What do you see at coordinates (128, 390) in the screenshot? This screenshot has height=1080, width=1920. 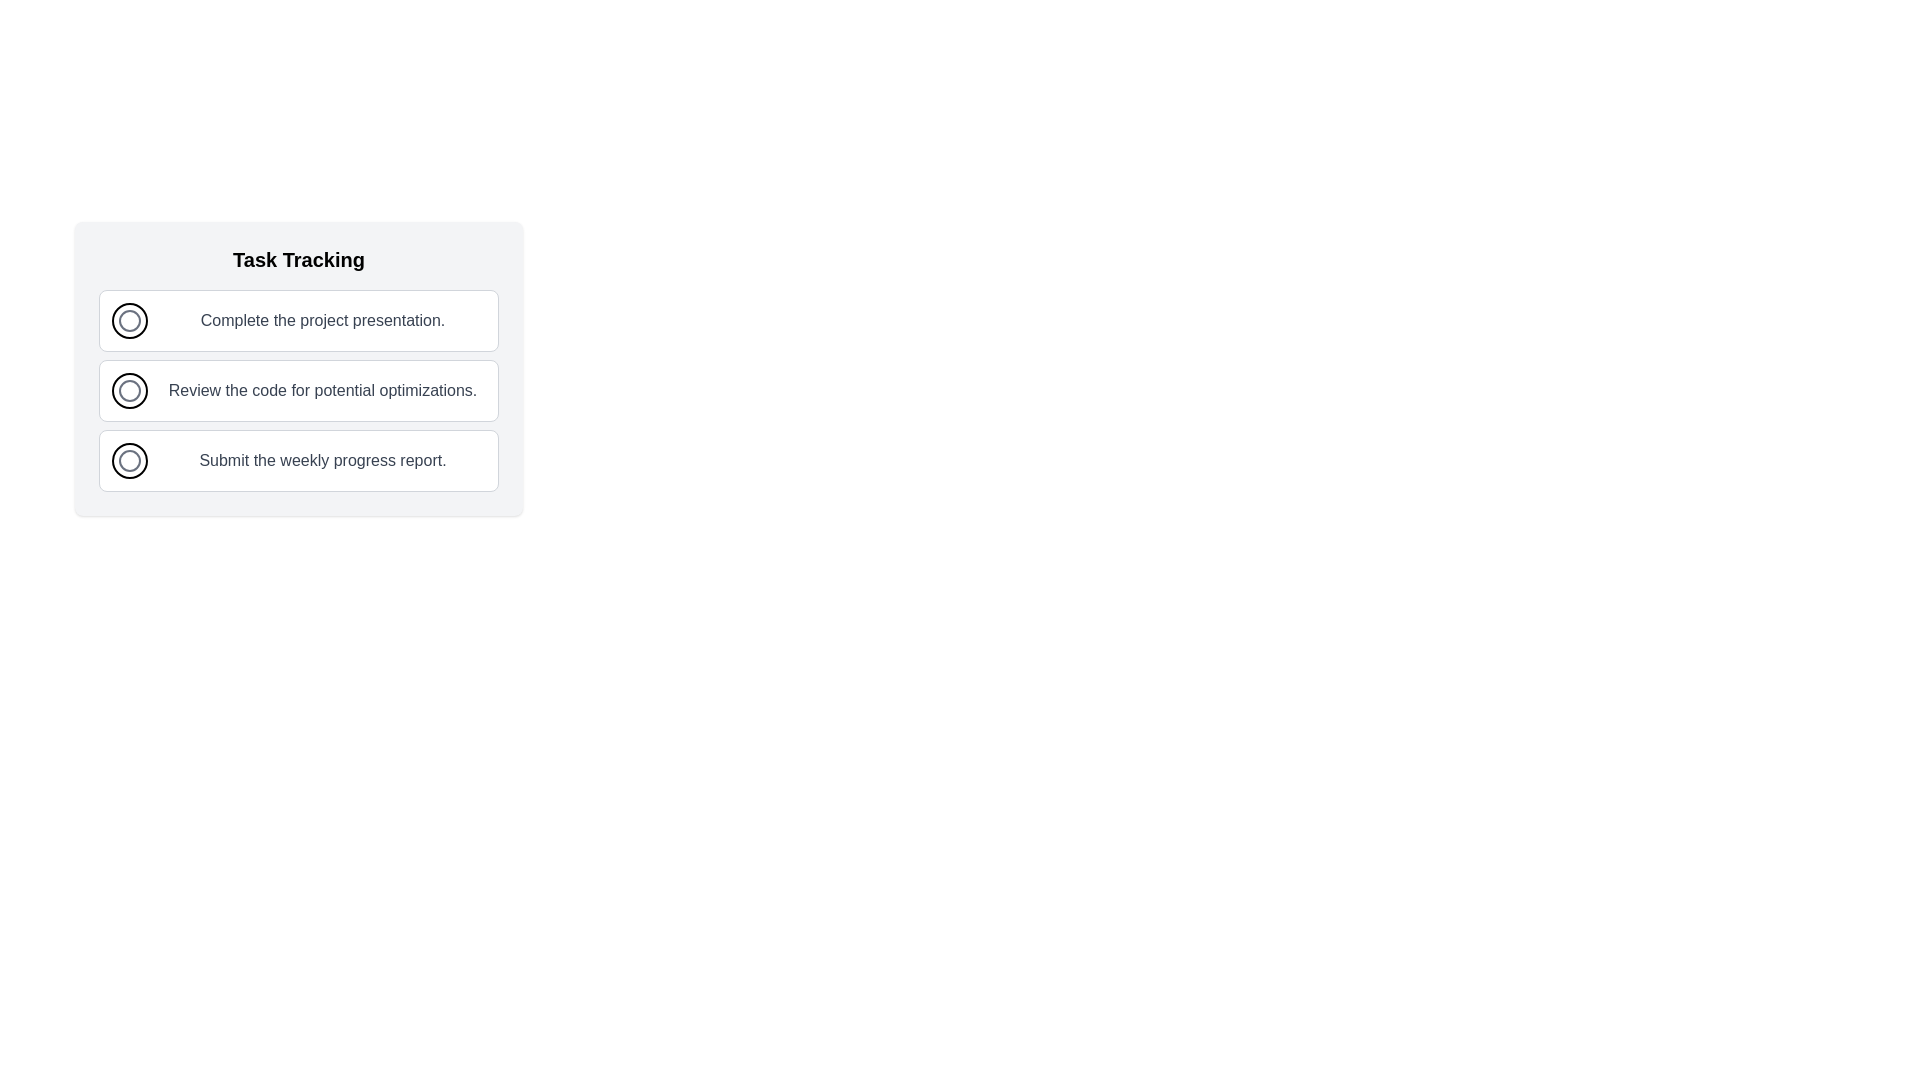 I see `the circular graphic status indicator next to the task 'Review the code for potential optimizations' in the 'Task Tracking' section` at bounding box center [128, 390].